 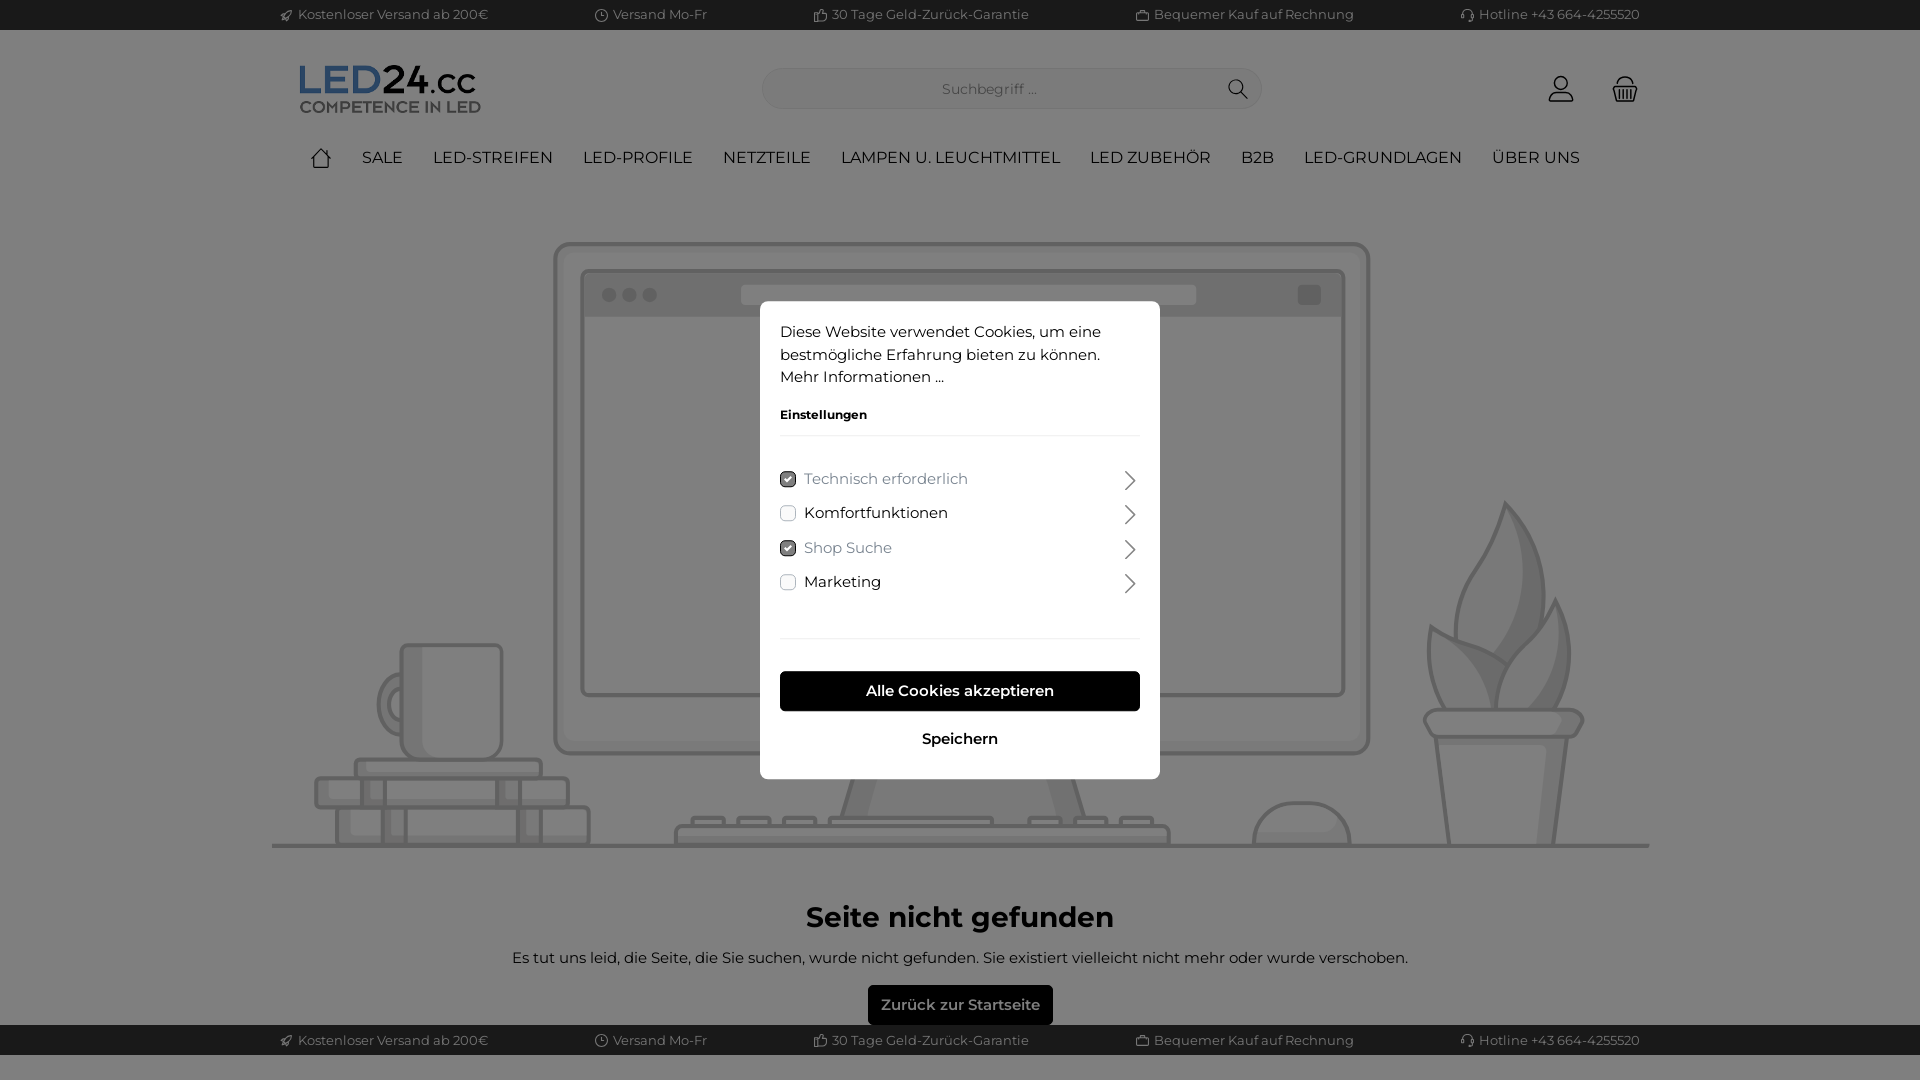 I want to click on 'LAMPEN U. LEUCHTMITTEL', so click(x=965, y=157).